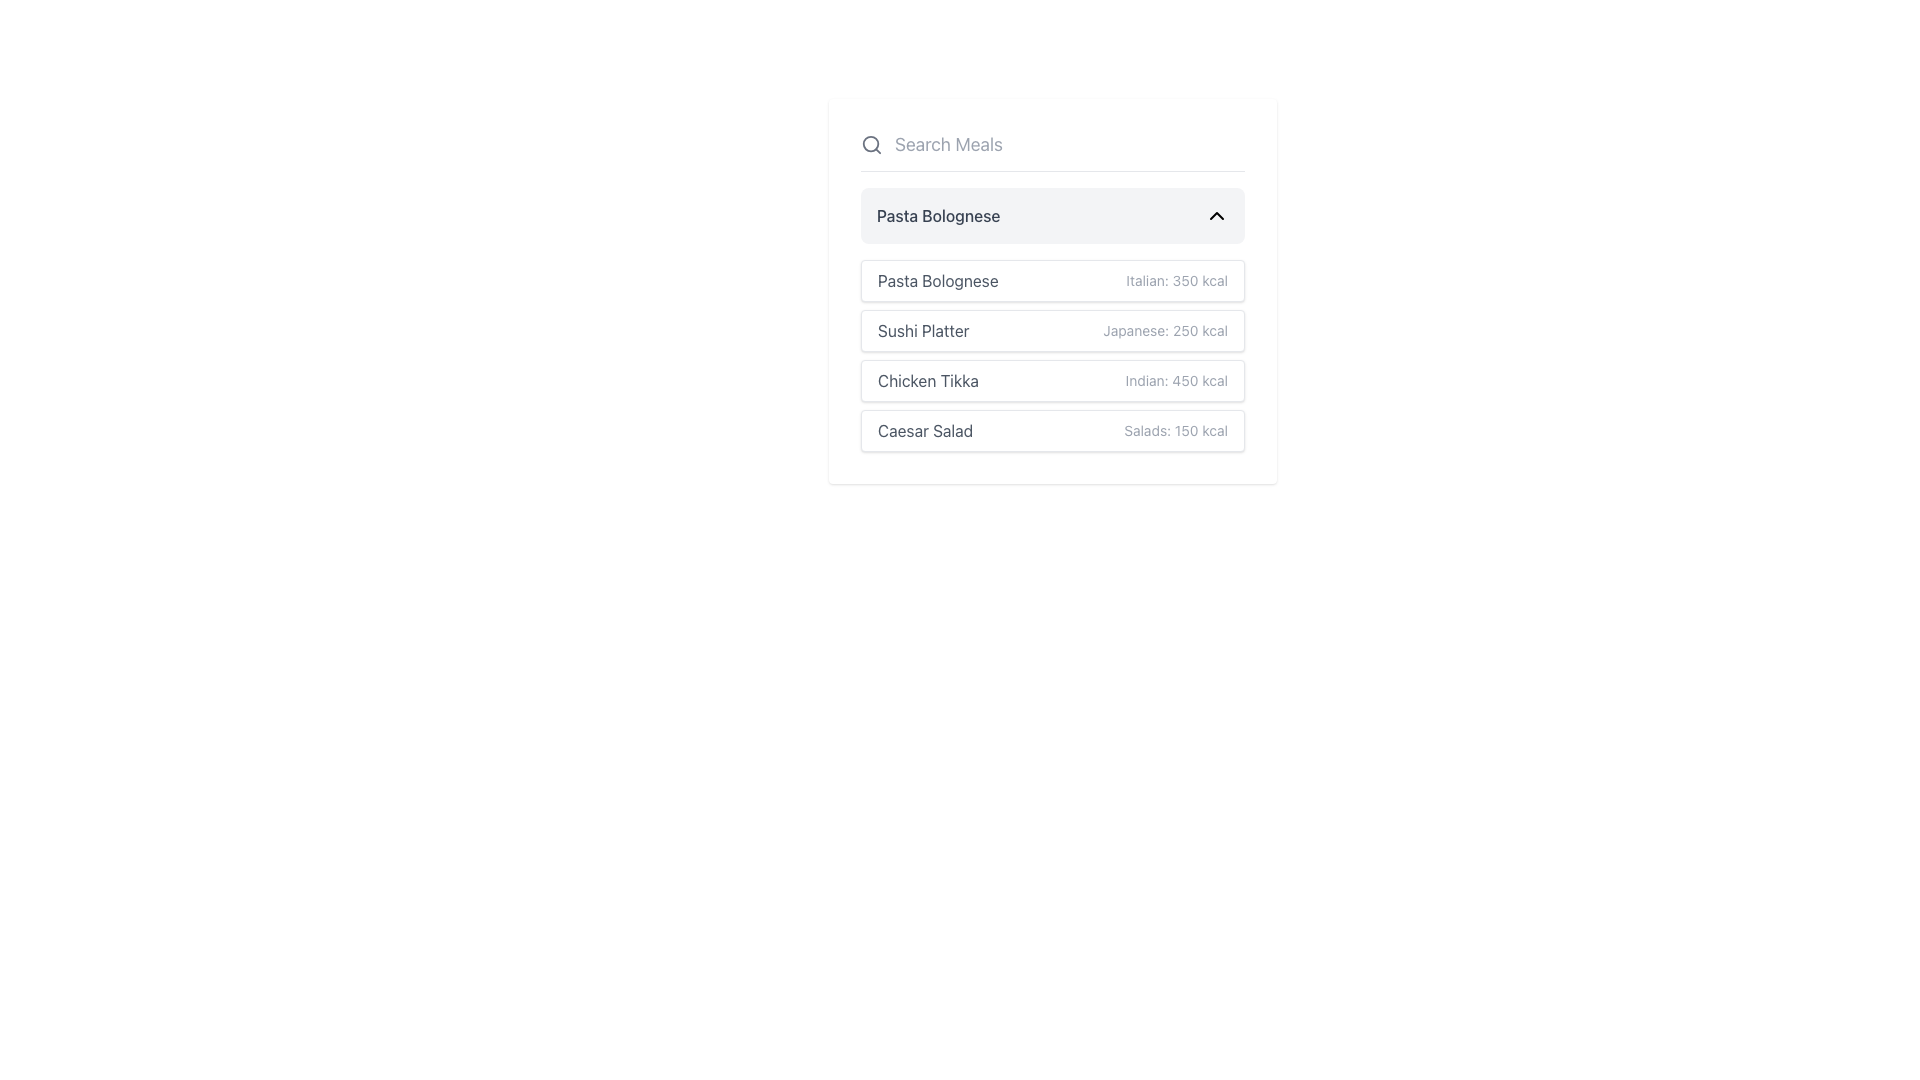  I want to click on the 'Caesar Salad' menu item, which is the fourth item in the dropdown list, so click(1051, 430).